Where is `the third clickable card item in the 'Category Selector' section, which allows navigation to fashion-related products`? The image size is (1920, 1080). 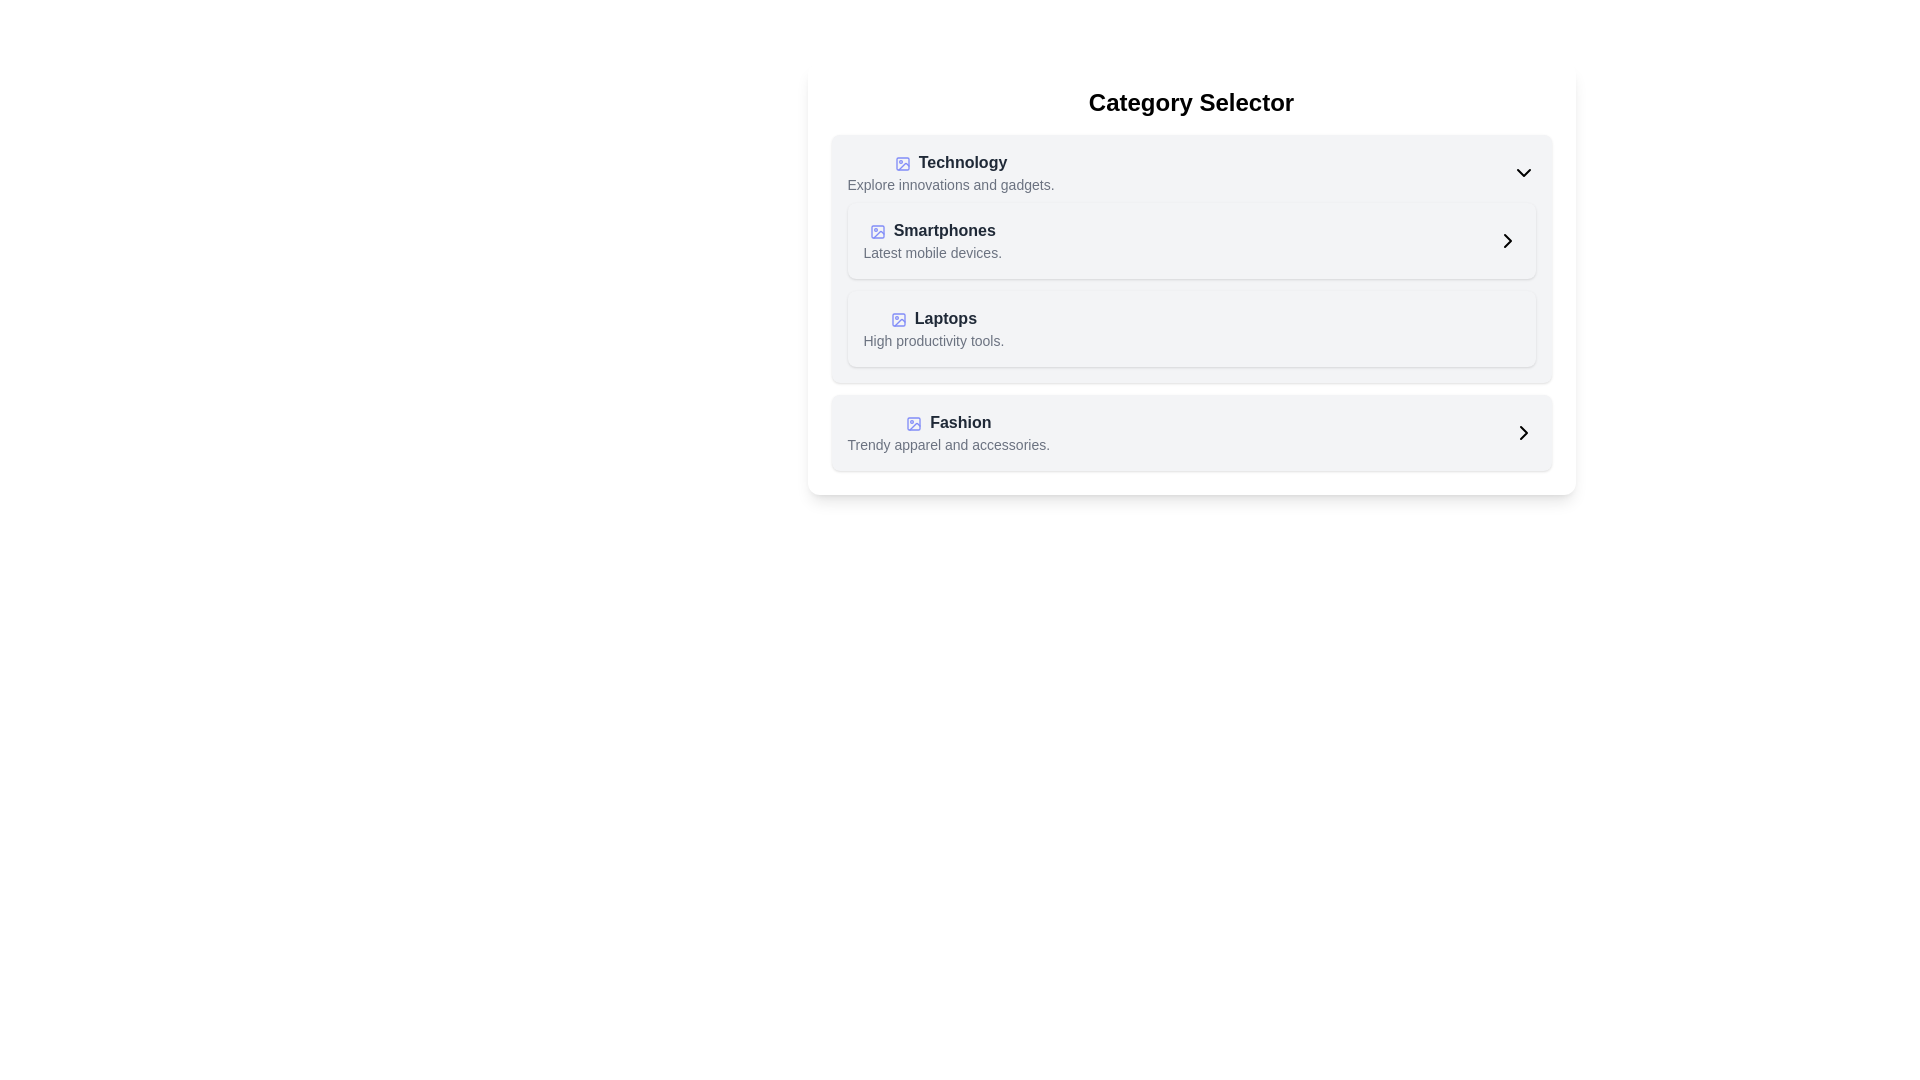
the third clickable card item in the 'Category Selector' section, which allows navigation to fashion-related products is located at coordinates (1191, 431).